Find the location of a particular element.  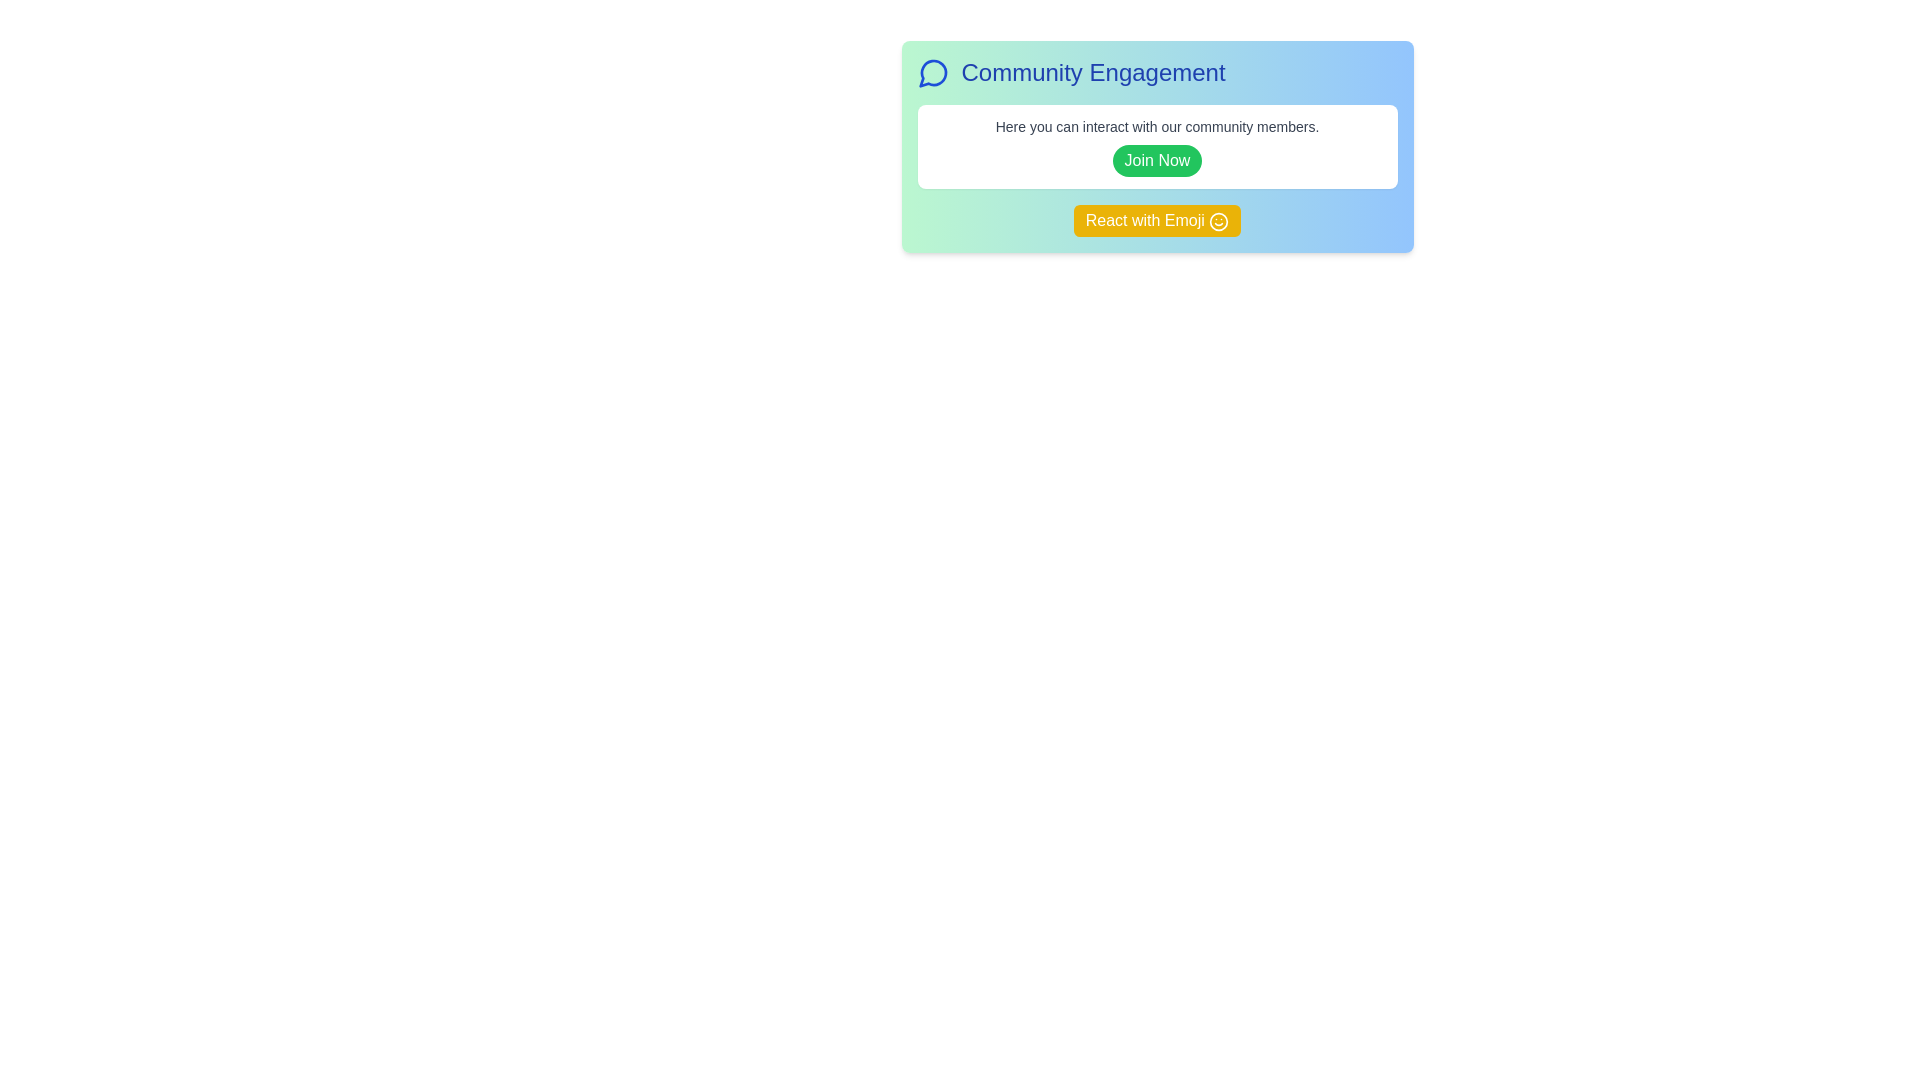

the introductory text element that provides information to the user, located above the green 'Join Now' button is located at coordinates (1157, 127).